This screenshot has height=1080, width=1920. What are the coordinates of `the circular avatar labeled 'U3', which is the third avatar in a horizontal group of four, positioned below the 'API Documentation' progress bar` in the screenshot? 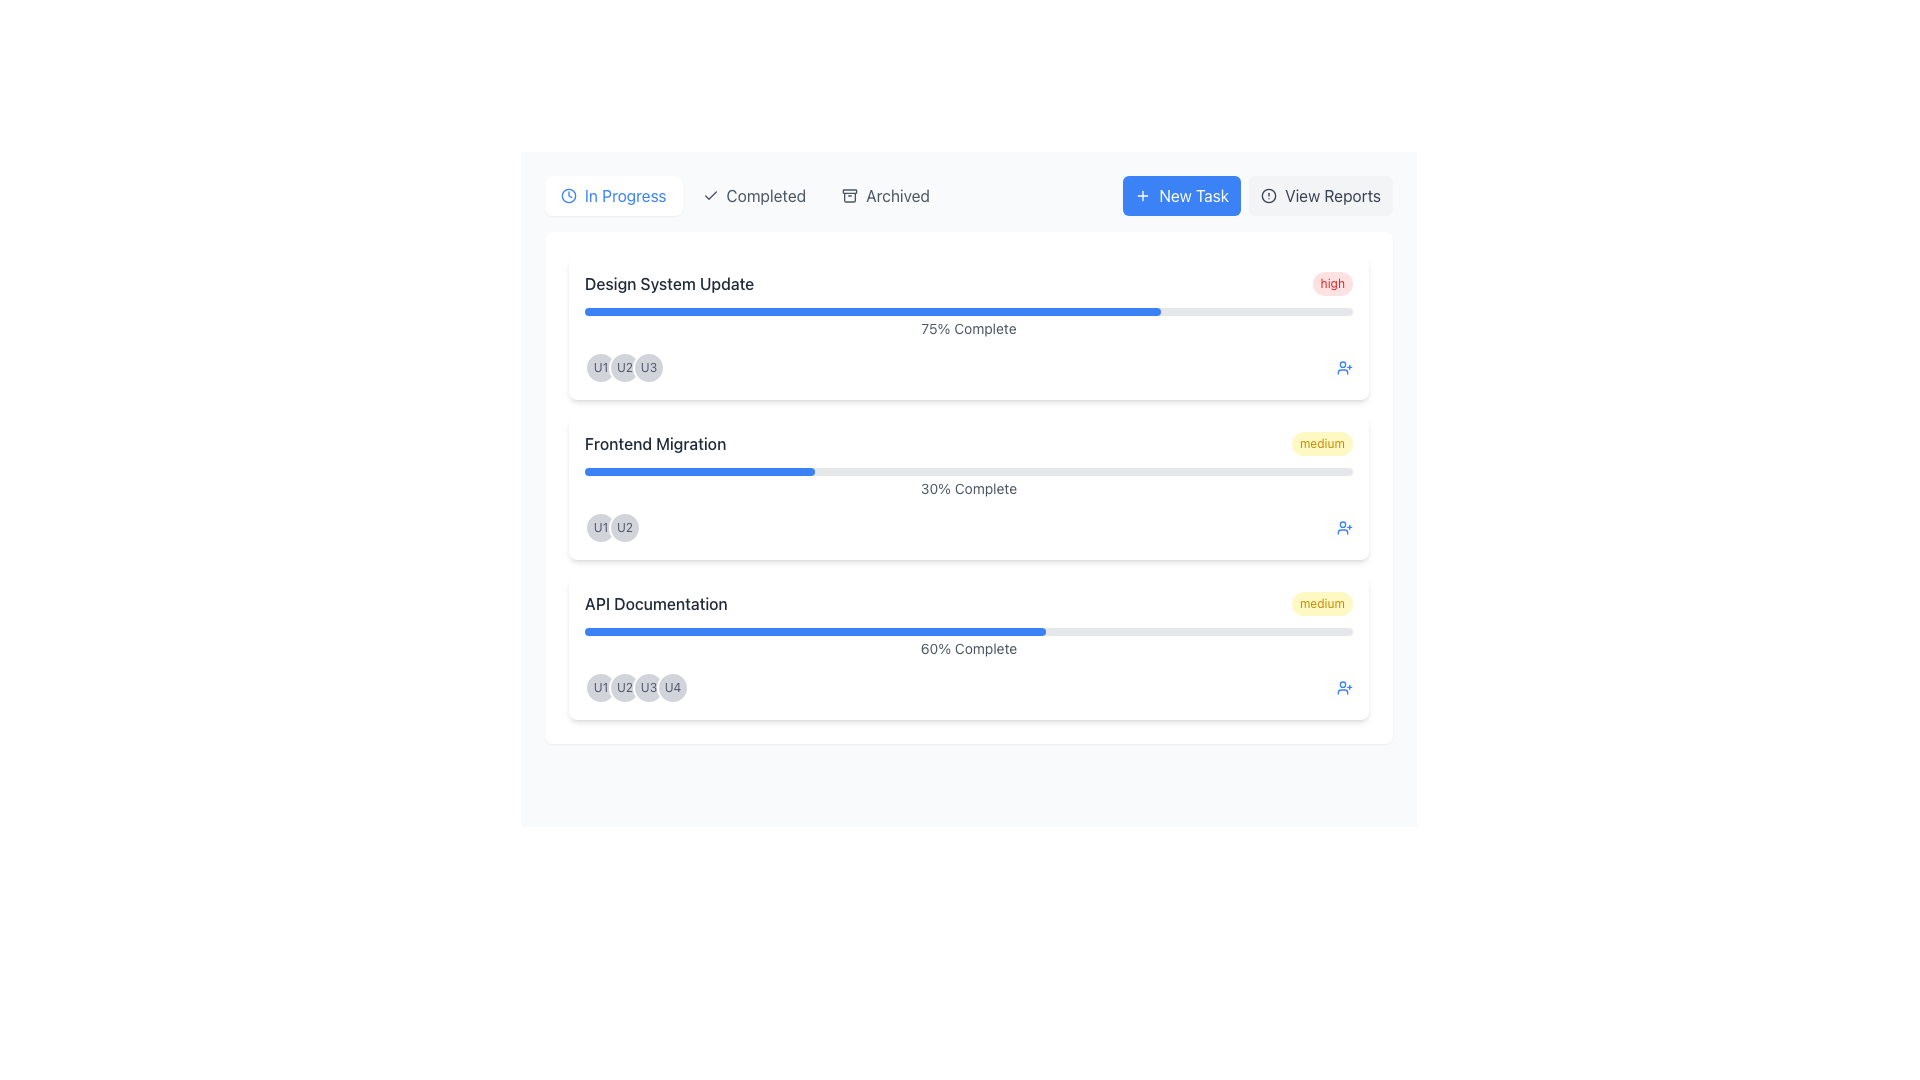 It's located at (648, 686).